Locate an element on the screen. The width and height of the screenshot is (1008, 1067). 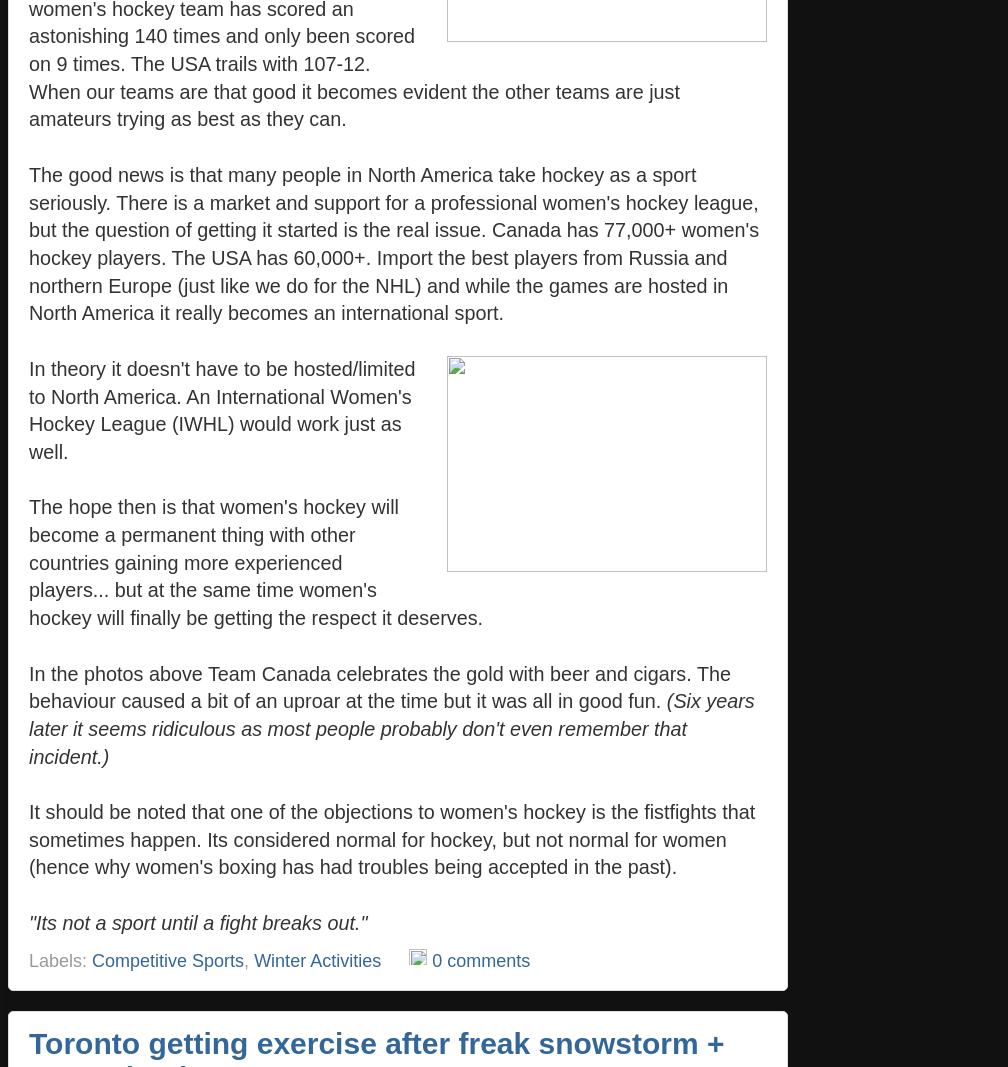
'(Six years later it seems ridiculous as most people probably don't even remember that incident.)' is located at coordinates (29, 727).